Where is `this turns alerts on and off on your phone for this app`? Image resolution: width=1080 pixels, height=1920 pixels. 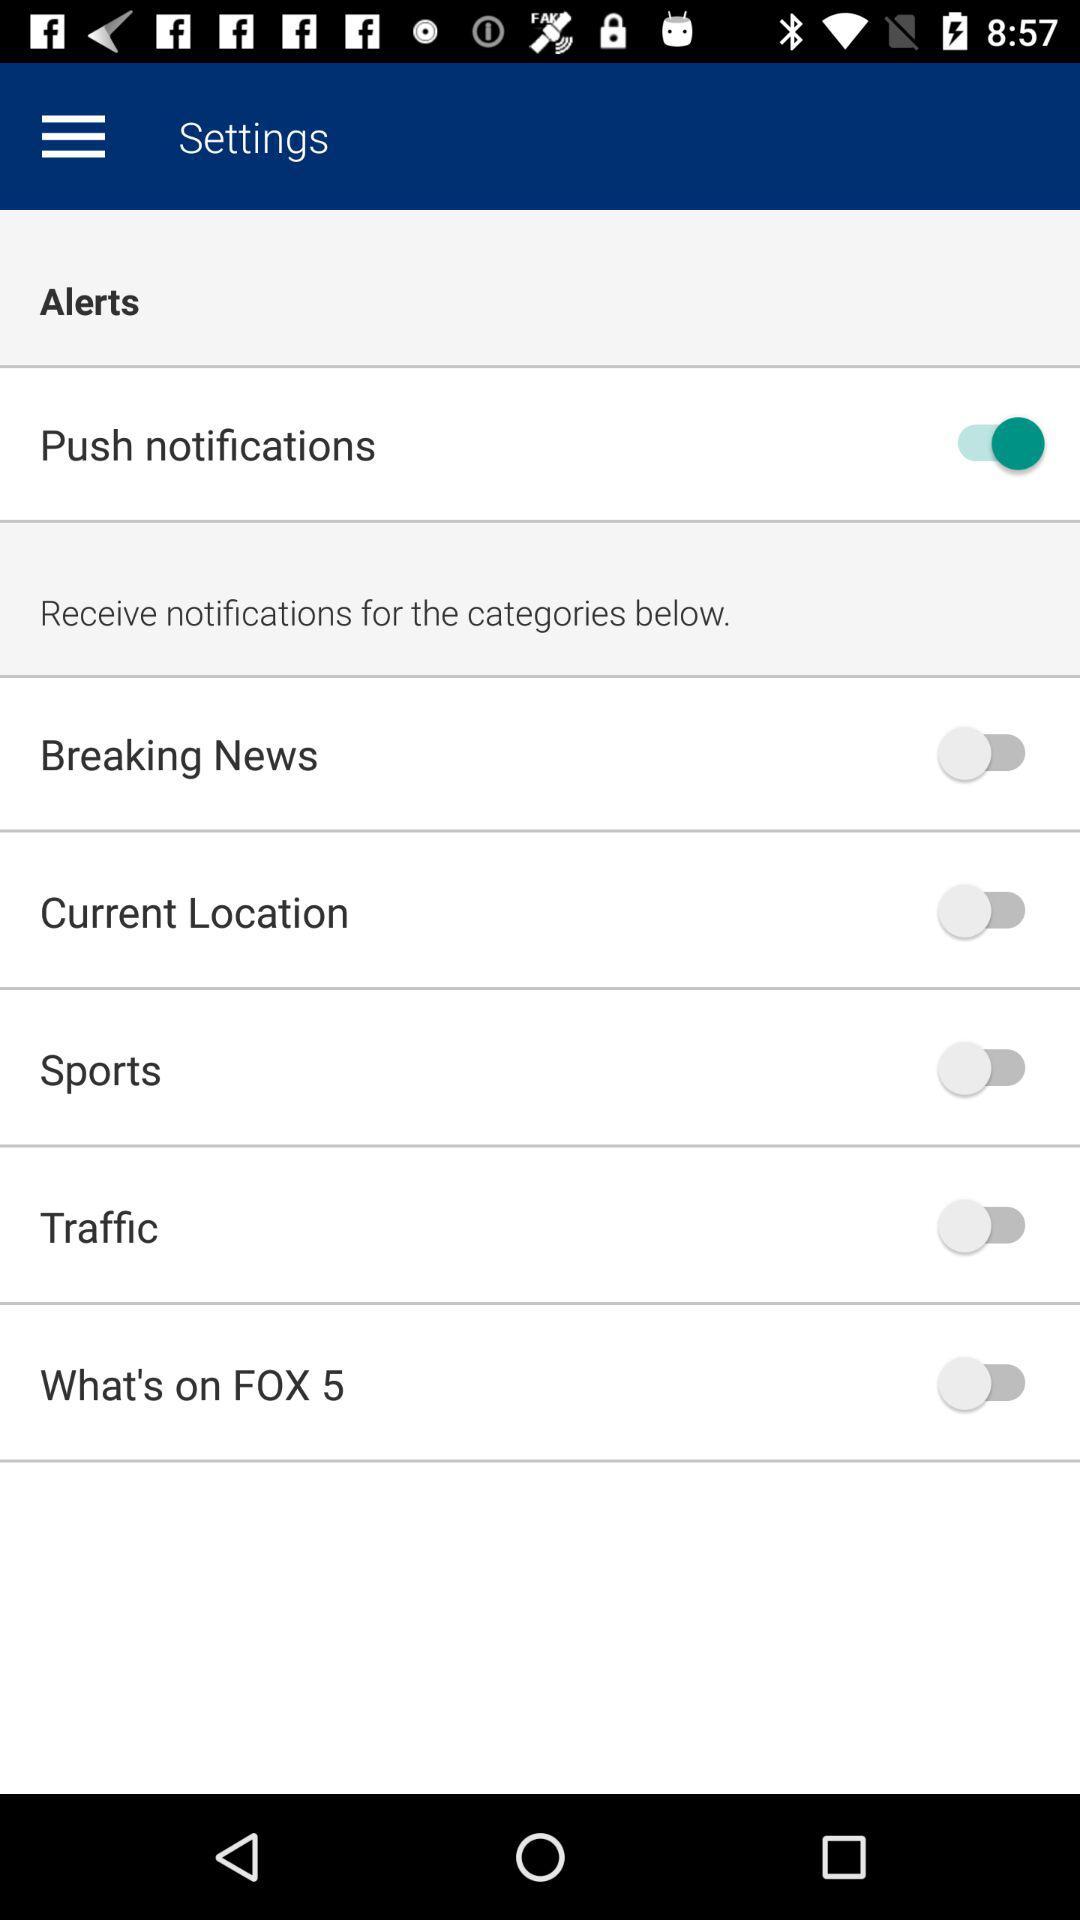 this turns alerts on and off on your phone for this app is located at coordinates (991, 442).